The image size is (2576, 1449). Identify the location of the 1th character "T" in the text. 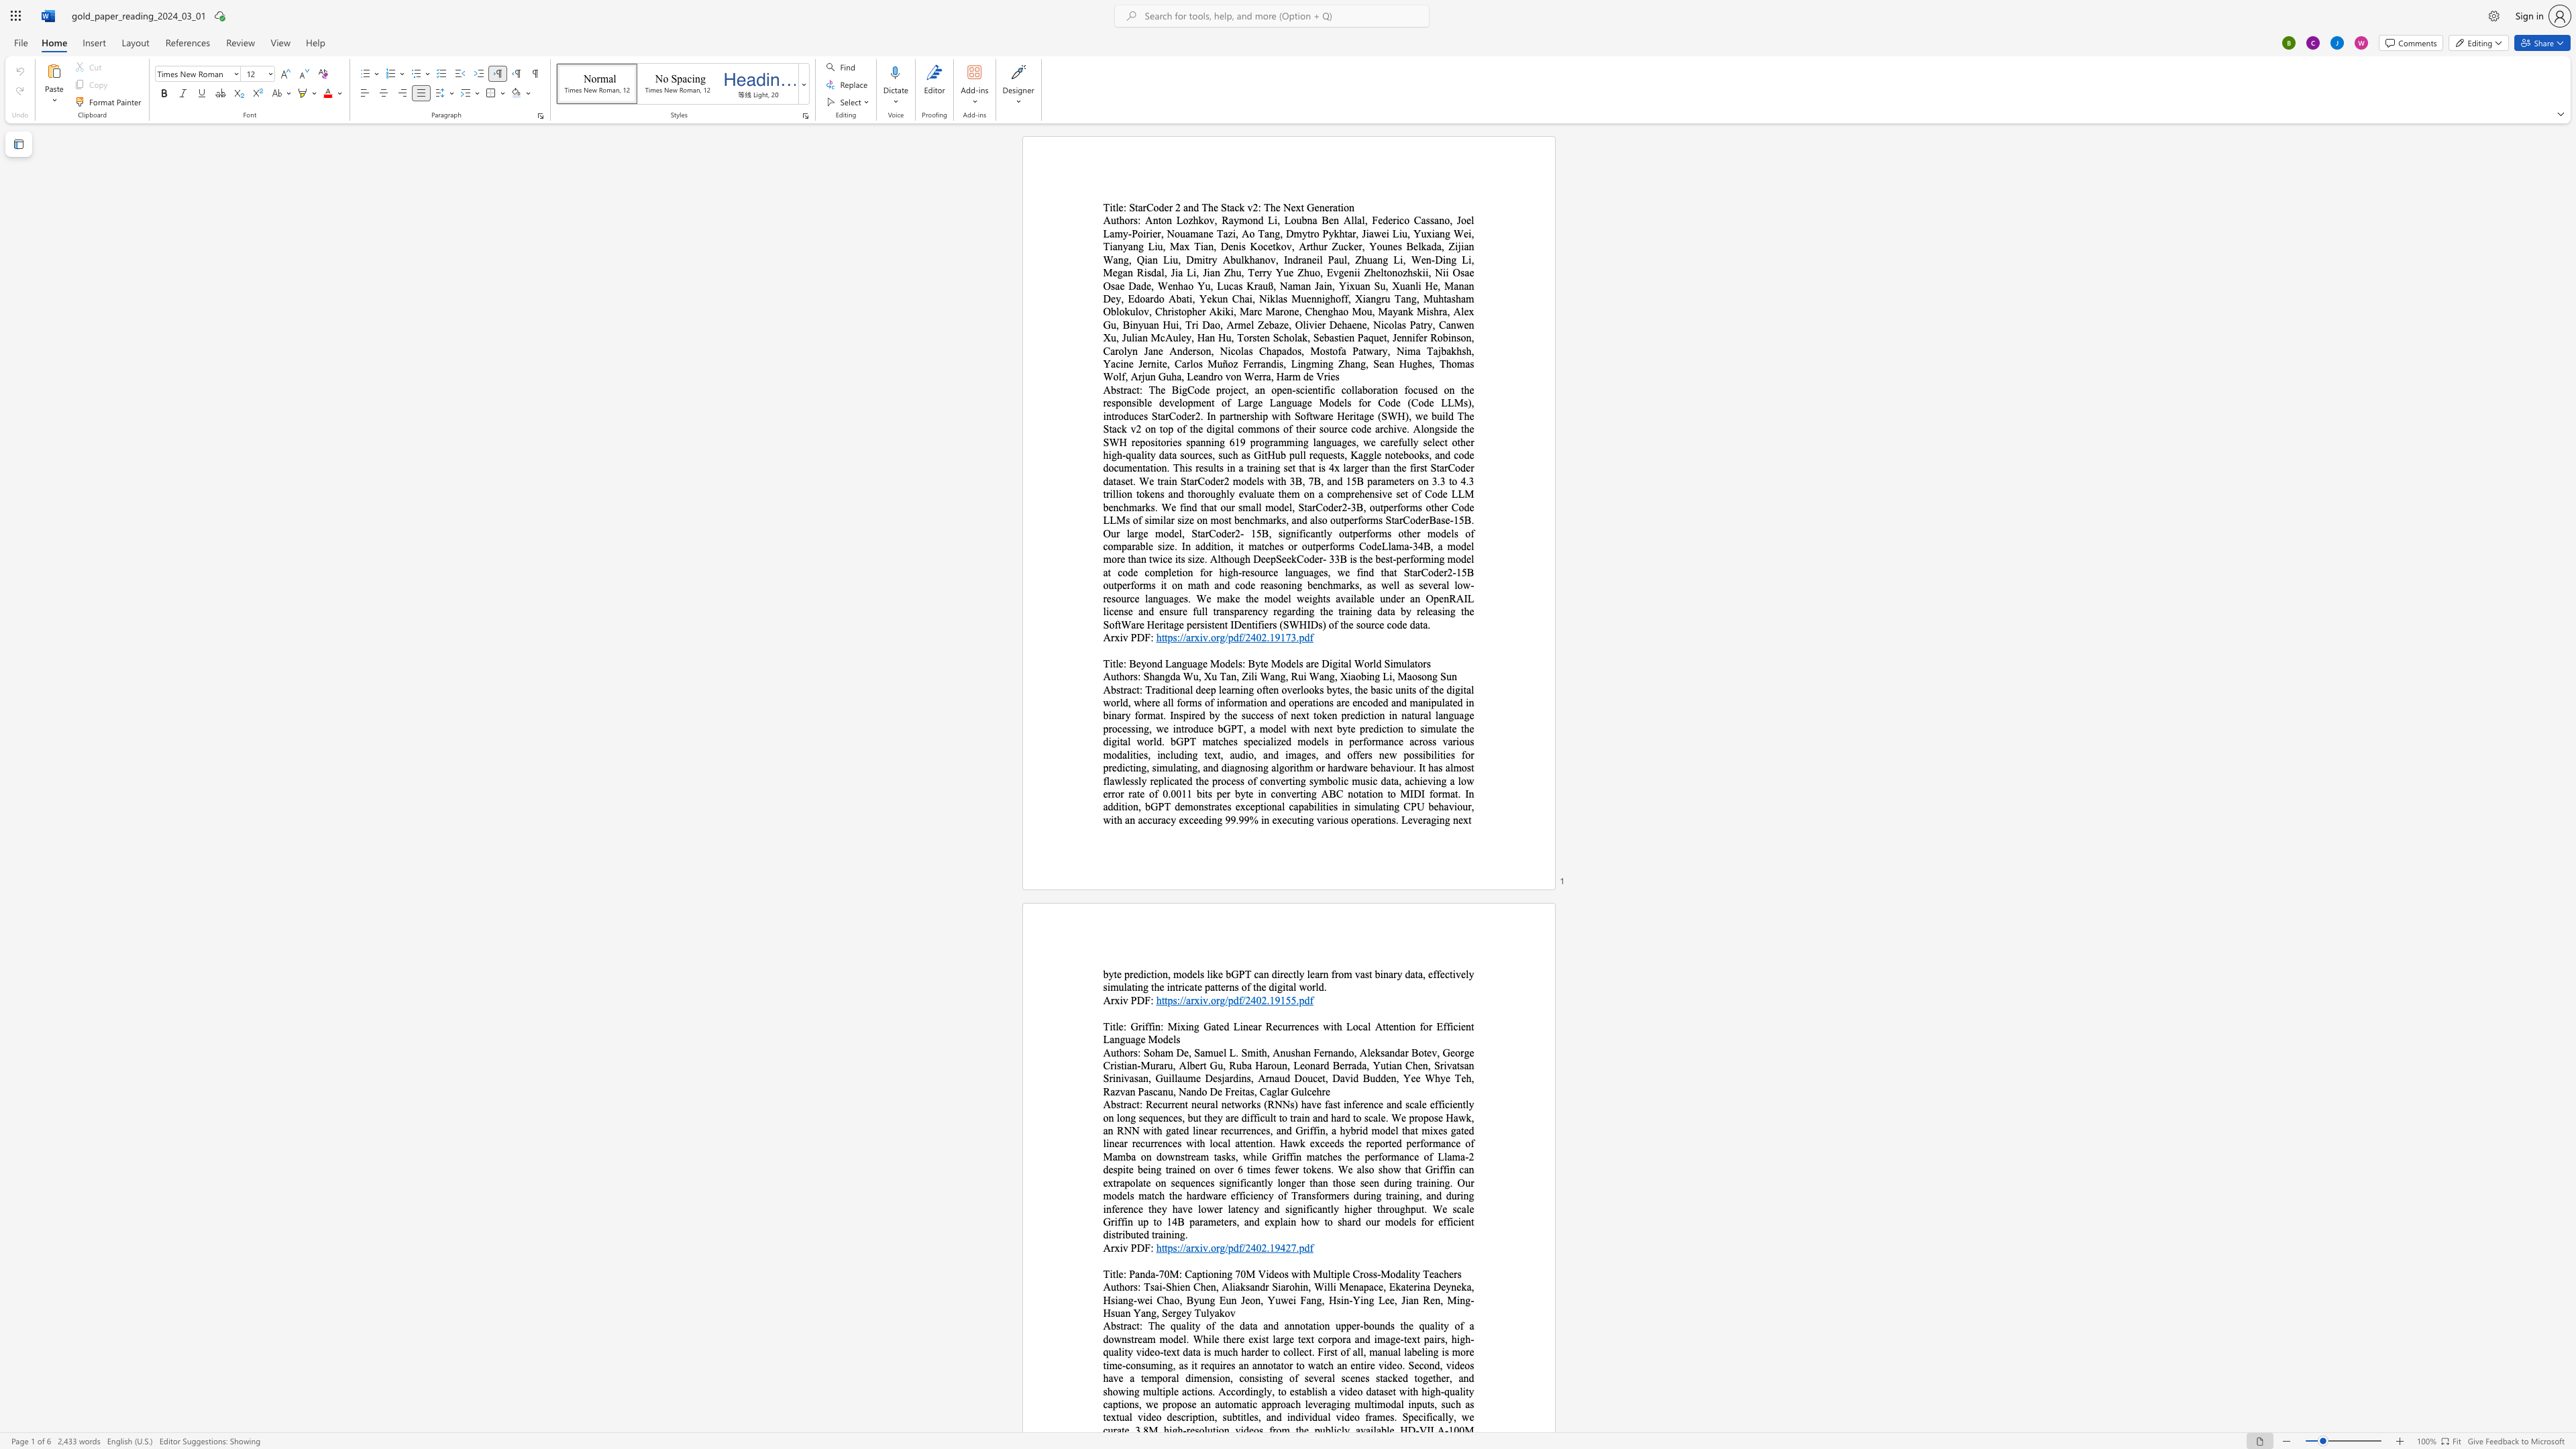
(1426, 1273).